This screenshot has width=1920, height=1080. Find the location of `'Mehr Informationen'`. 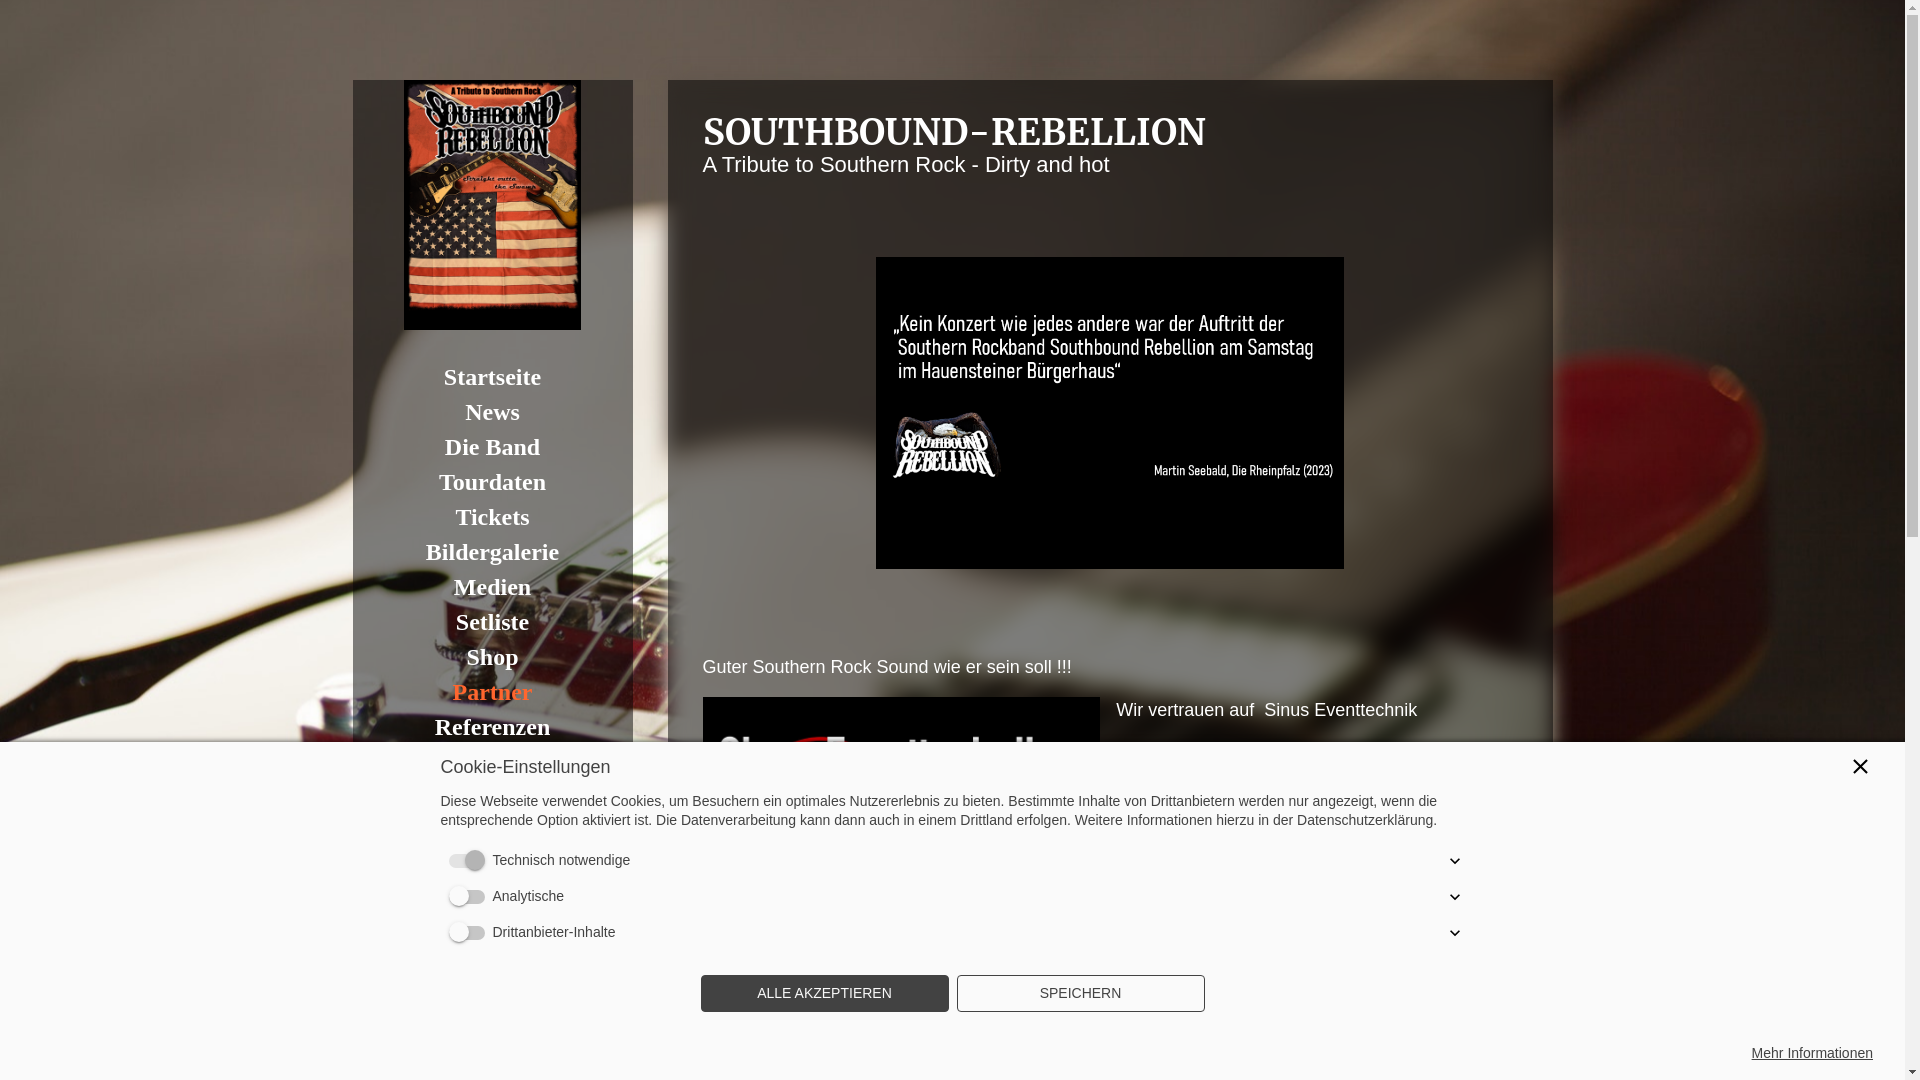

'Mehr Informationen' is located at coordinates (1812, 1052).